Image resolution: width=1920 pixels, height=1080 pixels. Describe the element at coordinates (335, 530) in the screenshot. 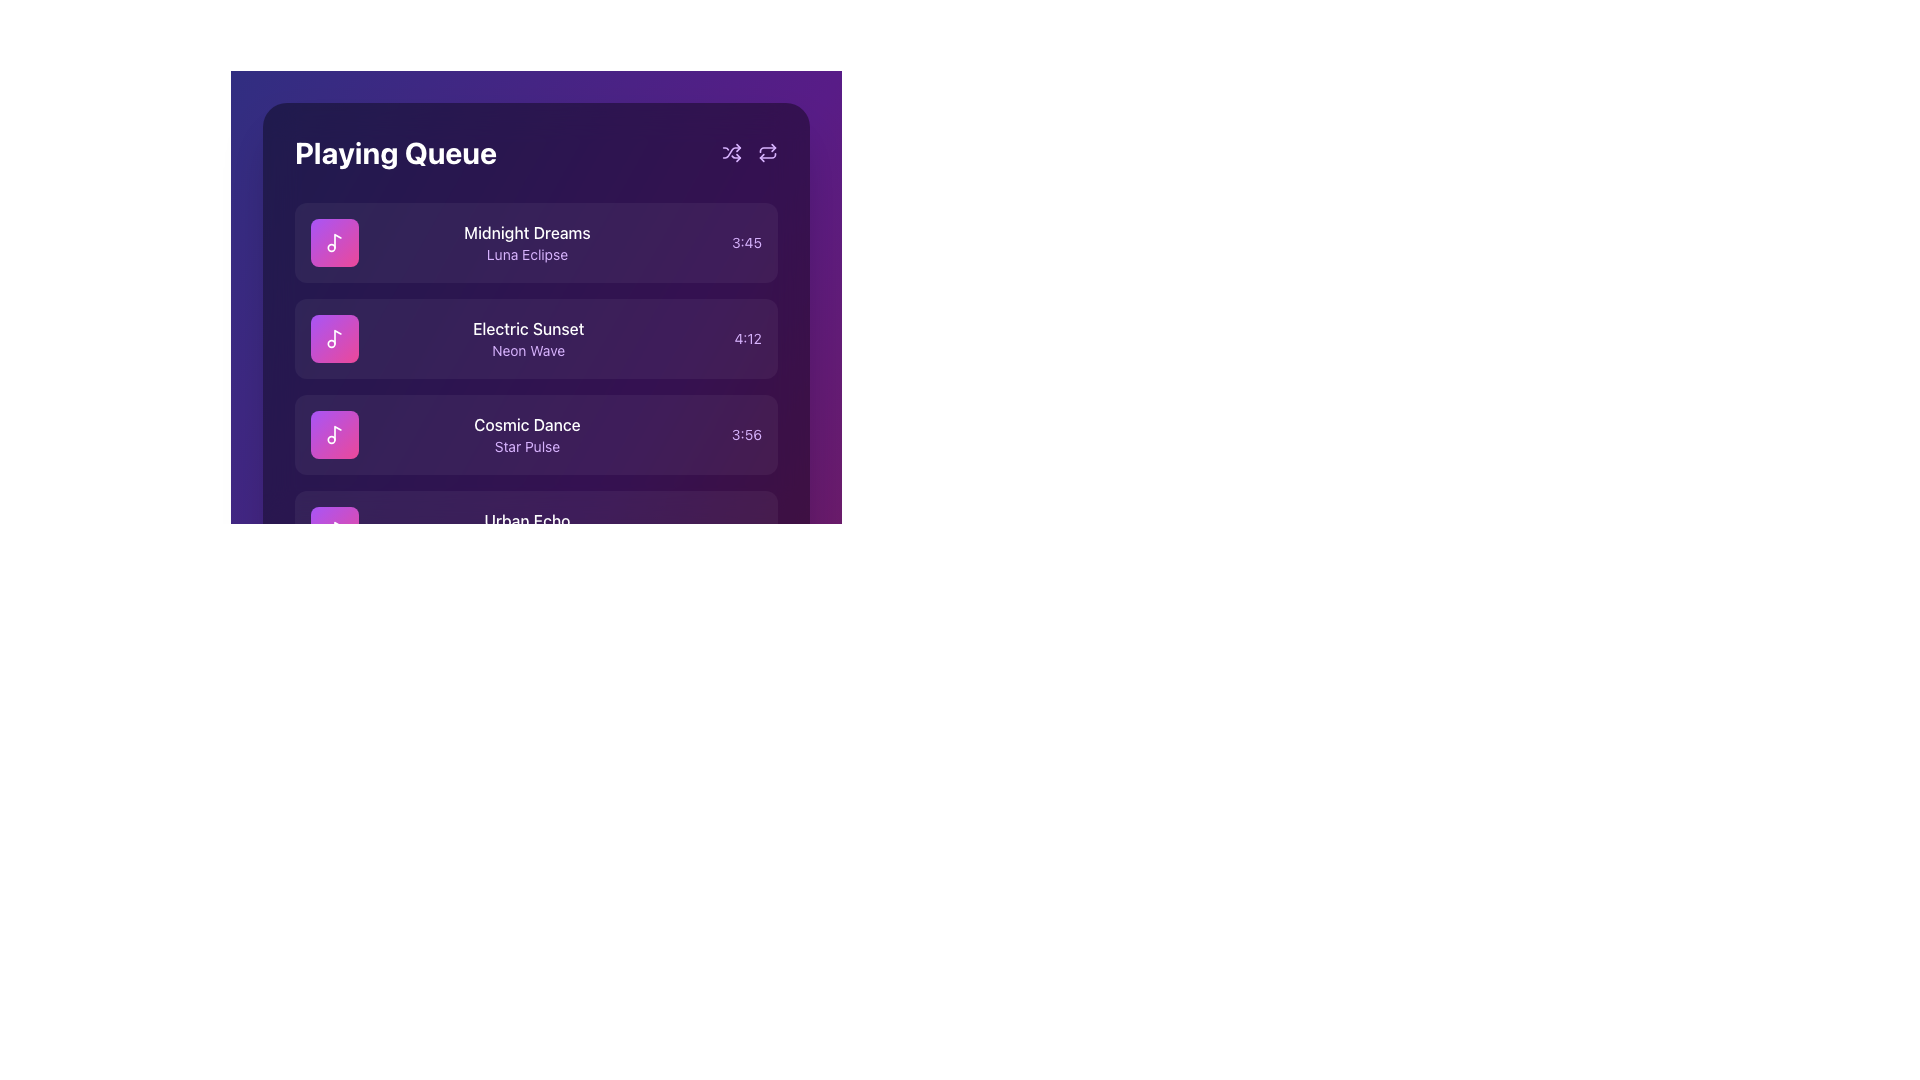

I see `the music track icon located in the bottom-most row of the 'Playing Queue', positioned to the left of 'Urban Echo'` at that location.